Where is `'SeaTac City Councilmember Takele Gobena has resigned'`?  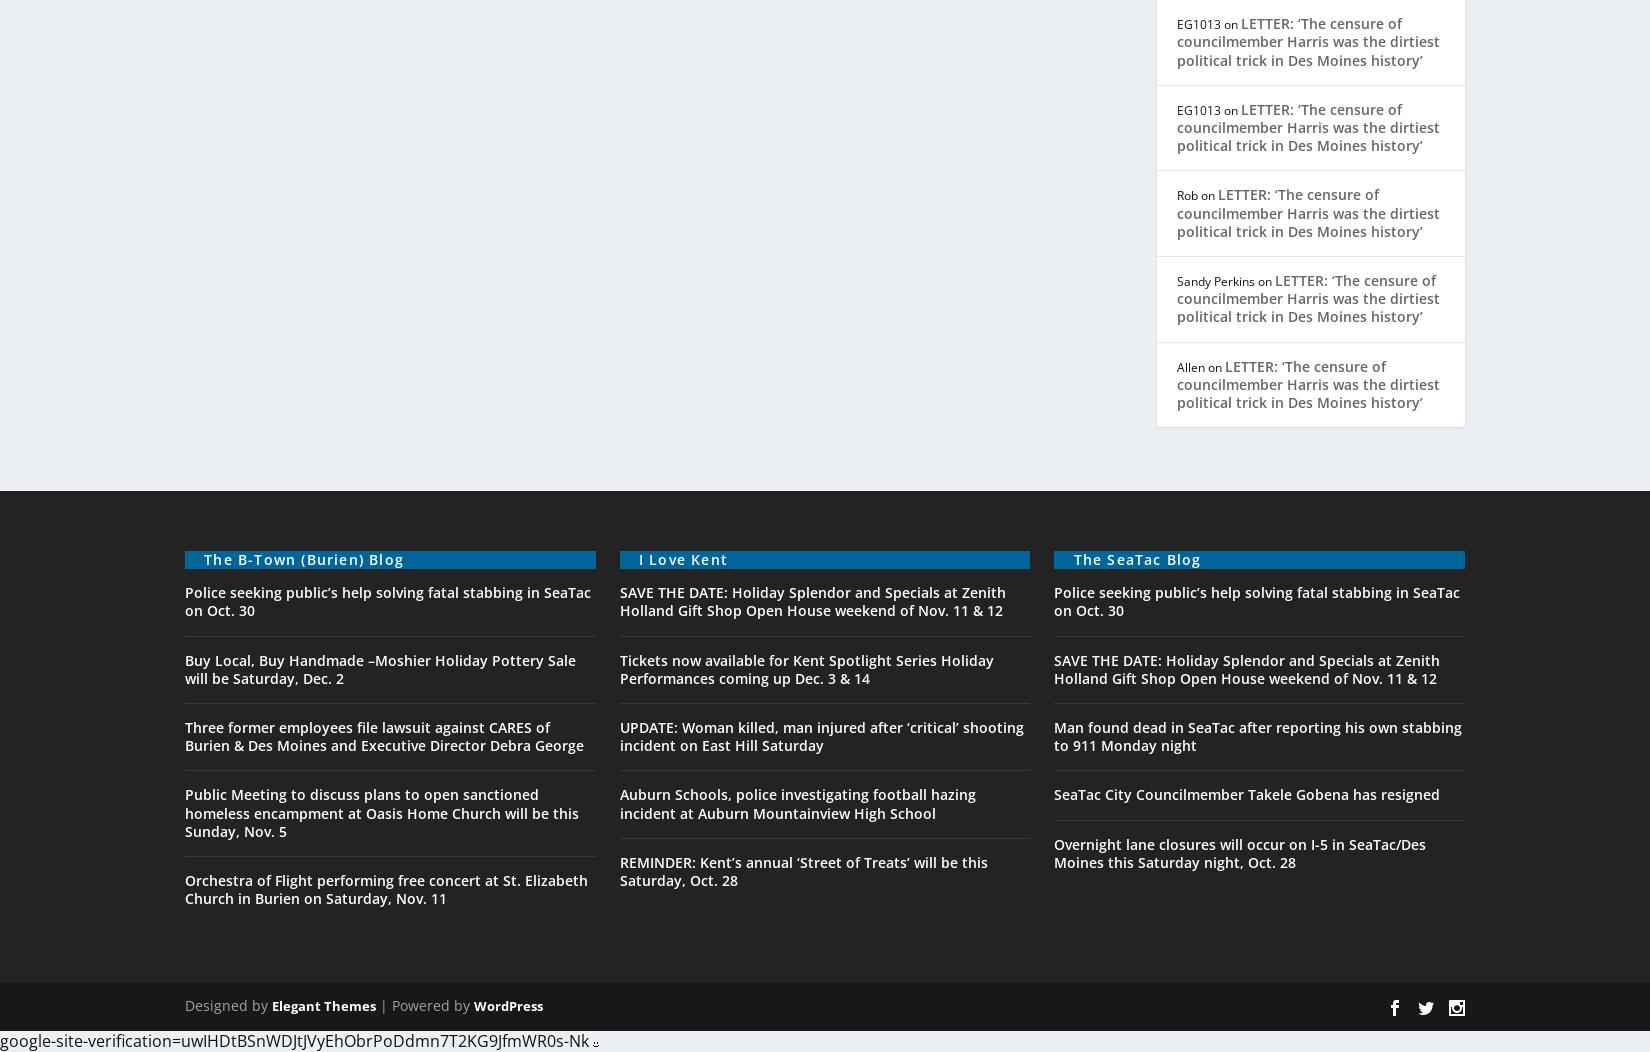 'SeaTac City Councilmember Takele Gobena has resigned' is located at coordinates (1246, 794).